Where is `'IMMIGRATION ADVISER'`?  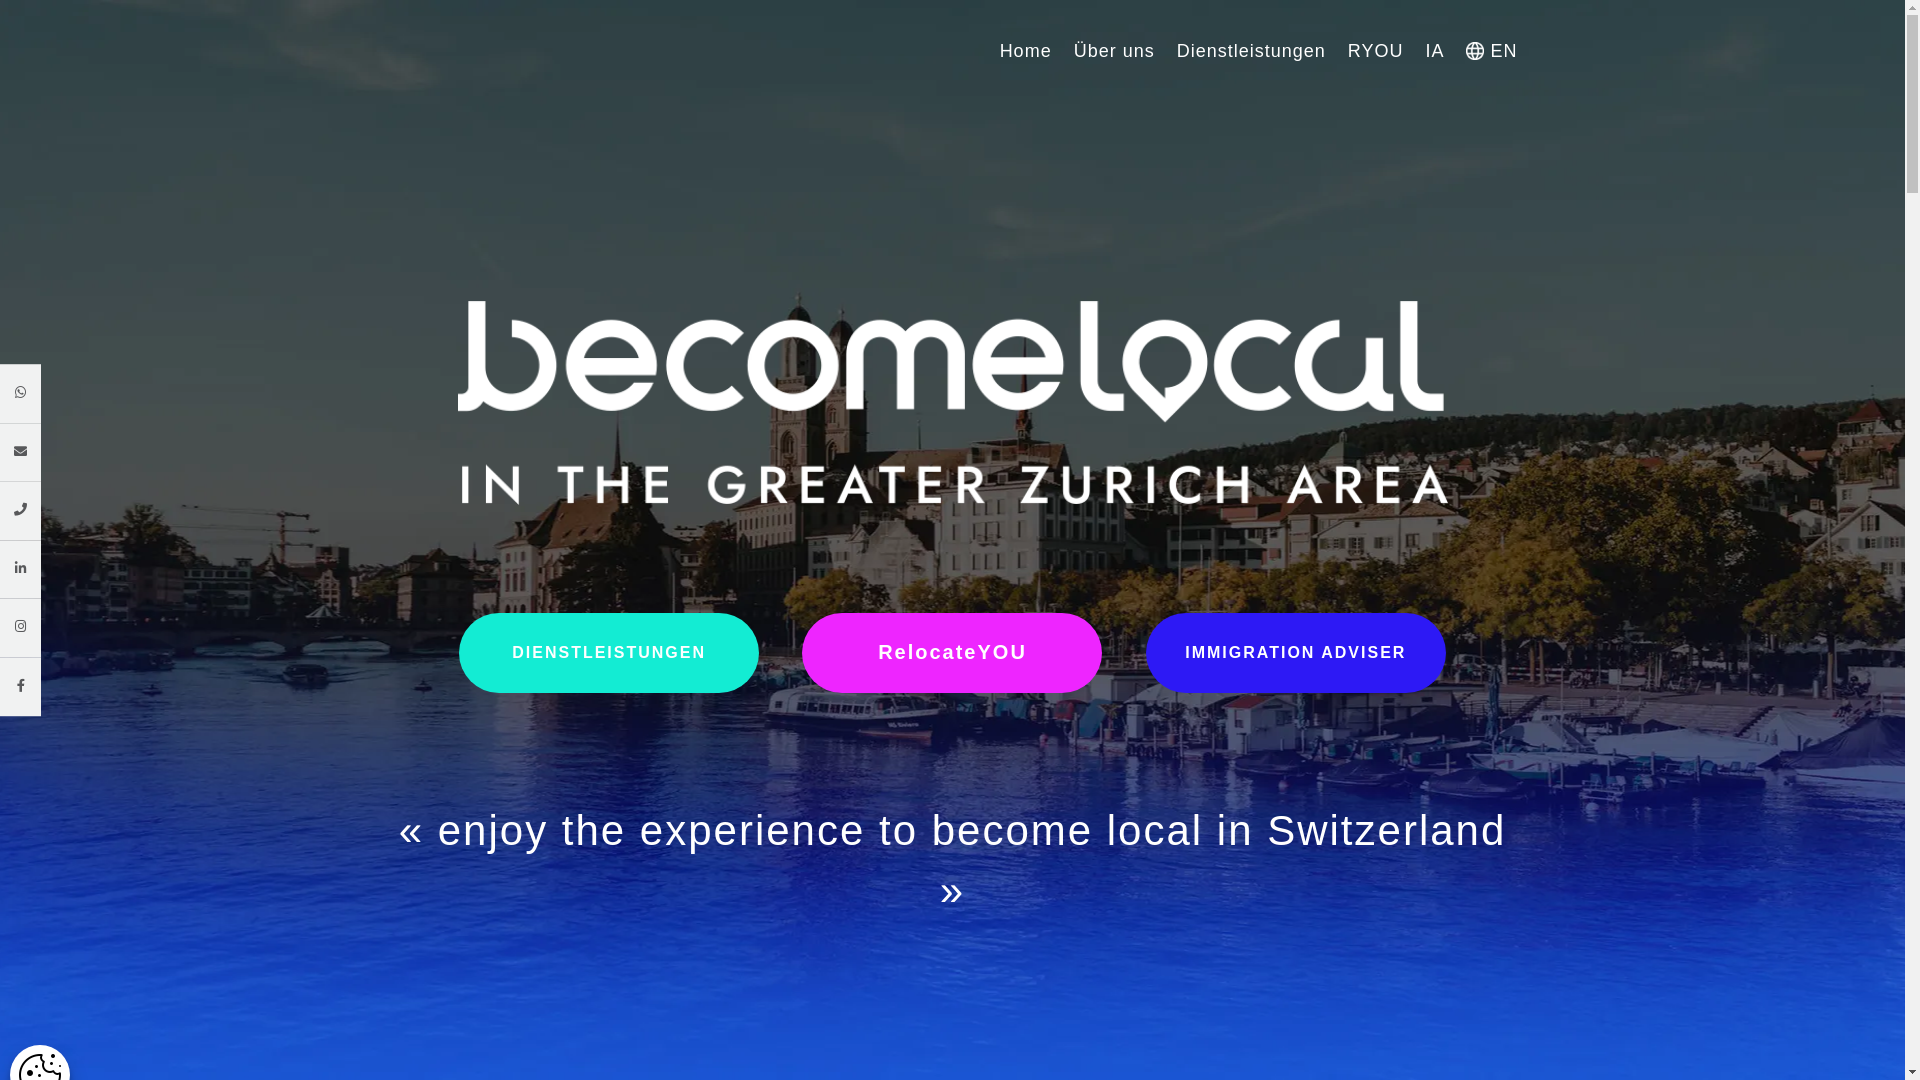 'IMMIGRATION ADVISER' is located at coordinates (1146, 651).